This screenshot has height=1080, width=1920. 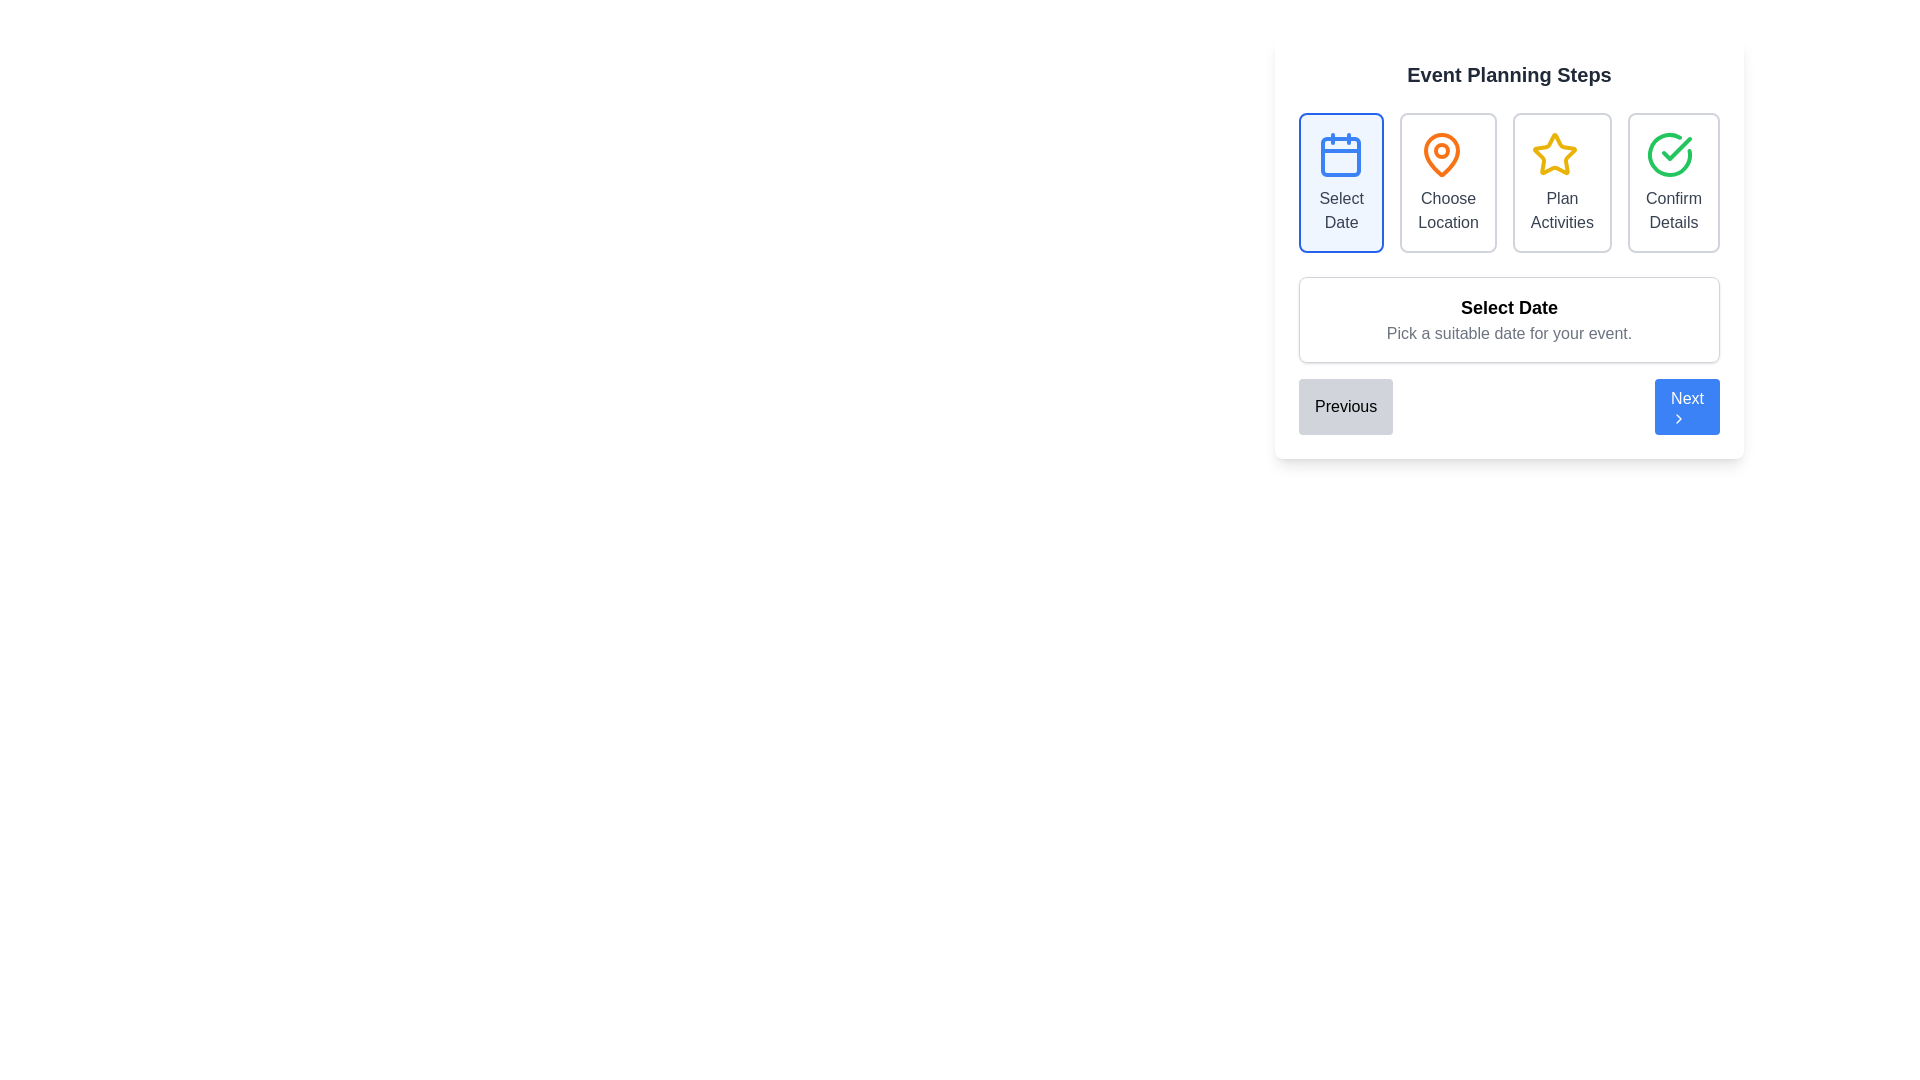 I want to click on the text label that provides instructions for selecting a date, located below the 'Select Date' header, so click(x=1509, y=333).